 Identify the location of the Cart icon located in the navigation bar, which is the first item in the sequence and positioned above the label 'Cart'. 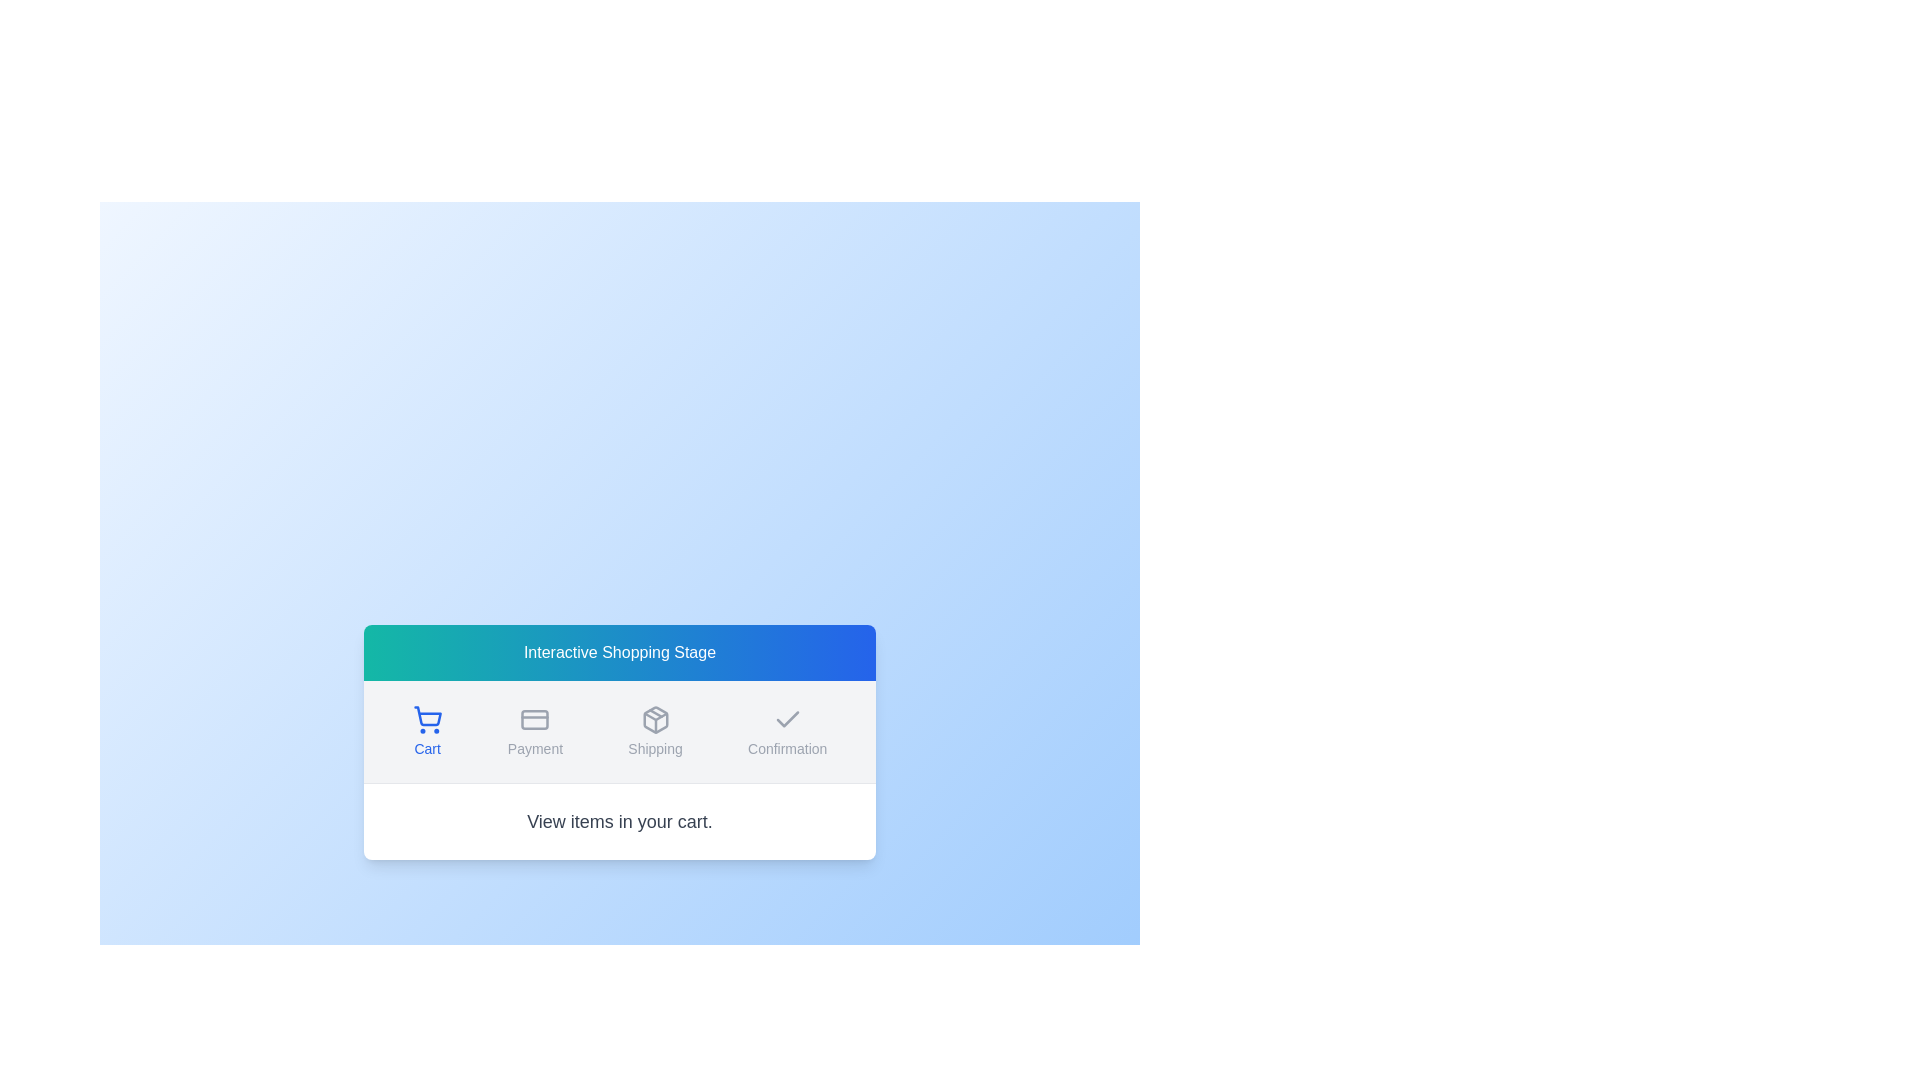
(426, 714).